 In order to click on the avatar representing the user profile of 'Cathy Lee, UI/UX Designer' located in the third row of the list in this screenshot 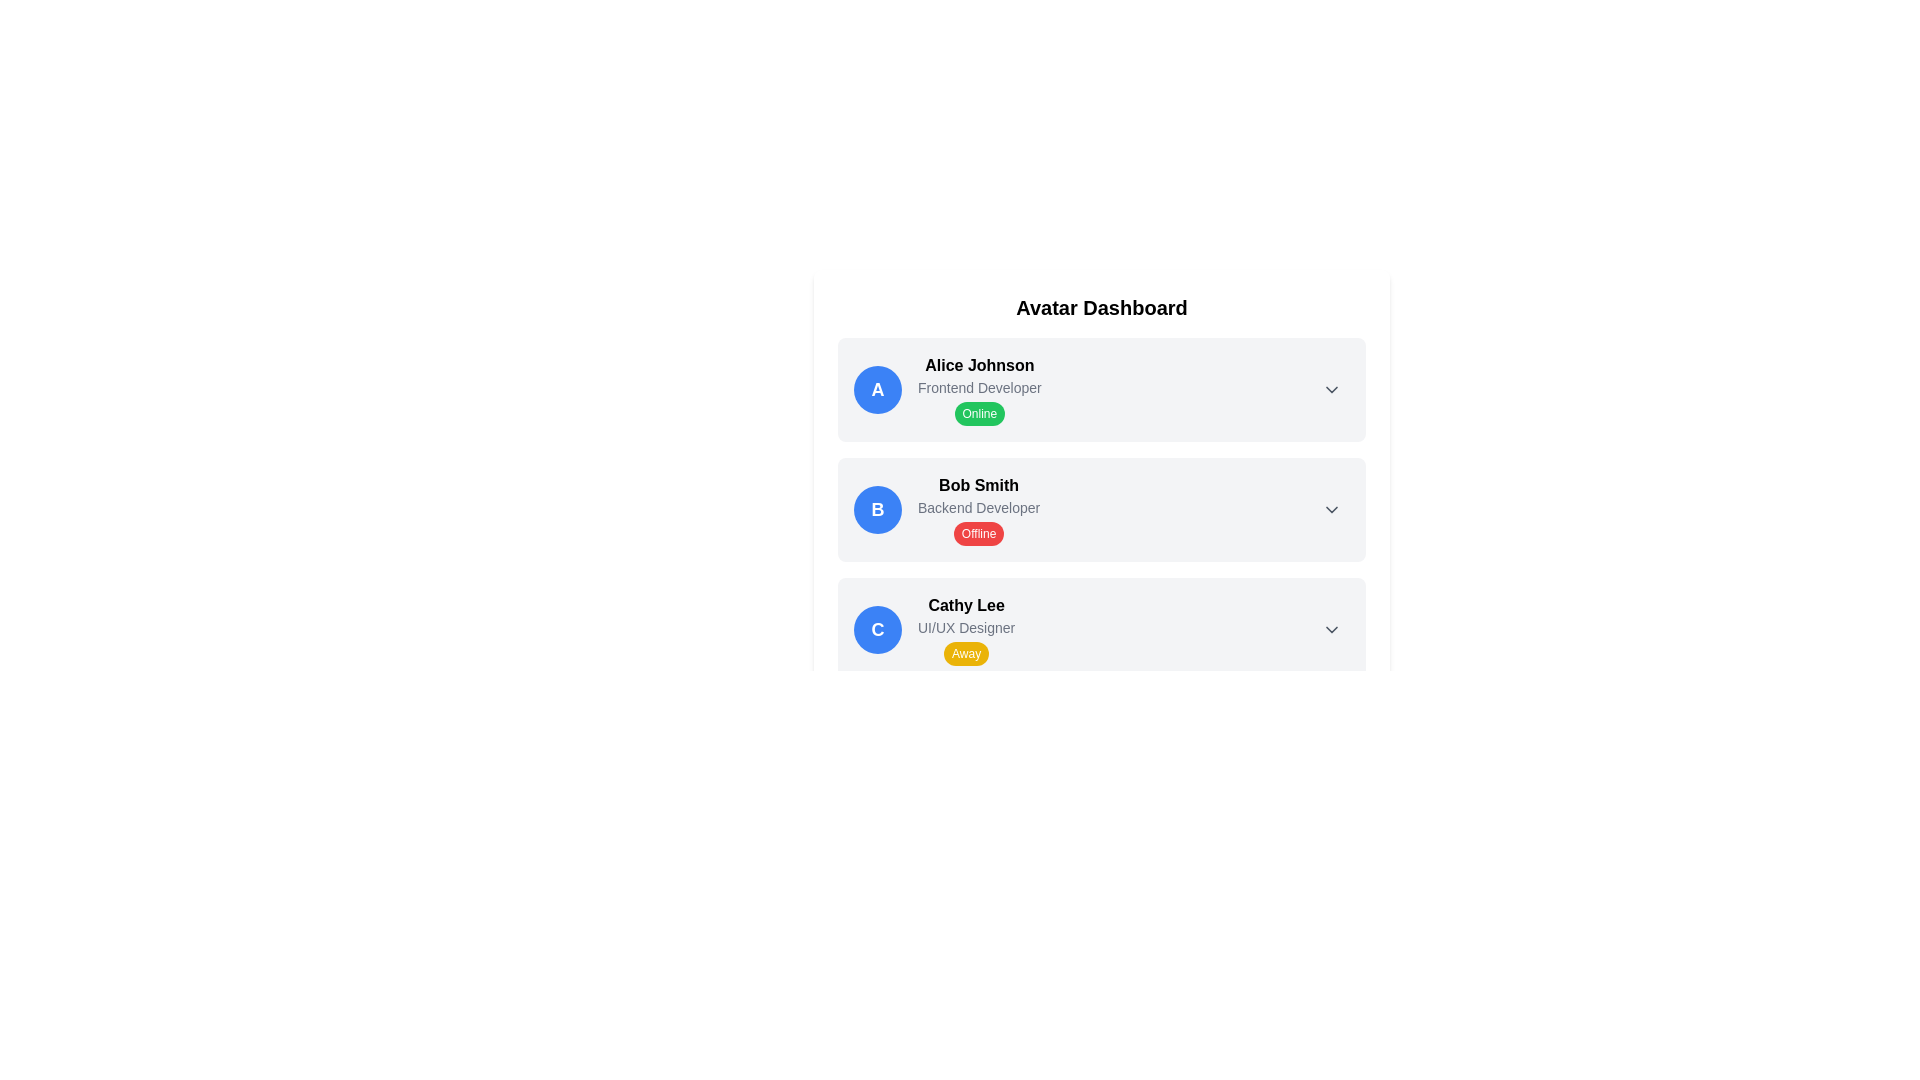, I will do `click(878, 628)`.